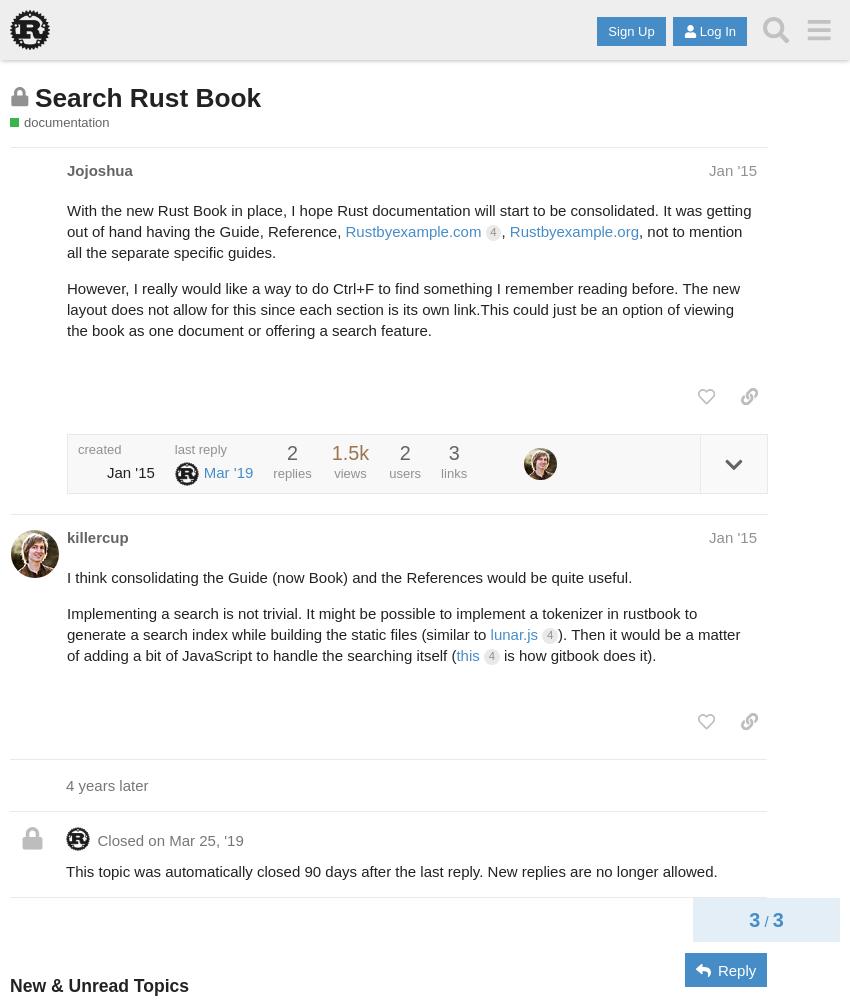 The image size is (850, 1000). Describe the element at coordinates (33, 96) in the screenshot. I see `'Search Rust Book'` at that location.